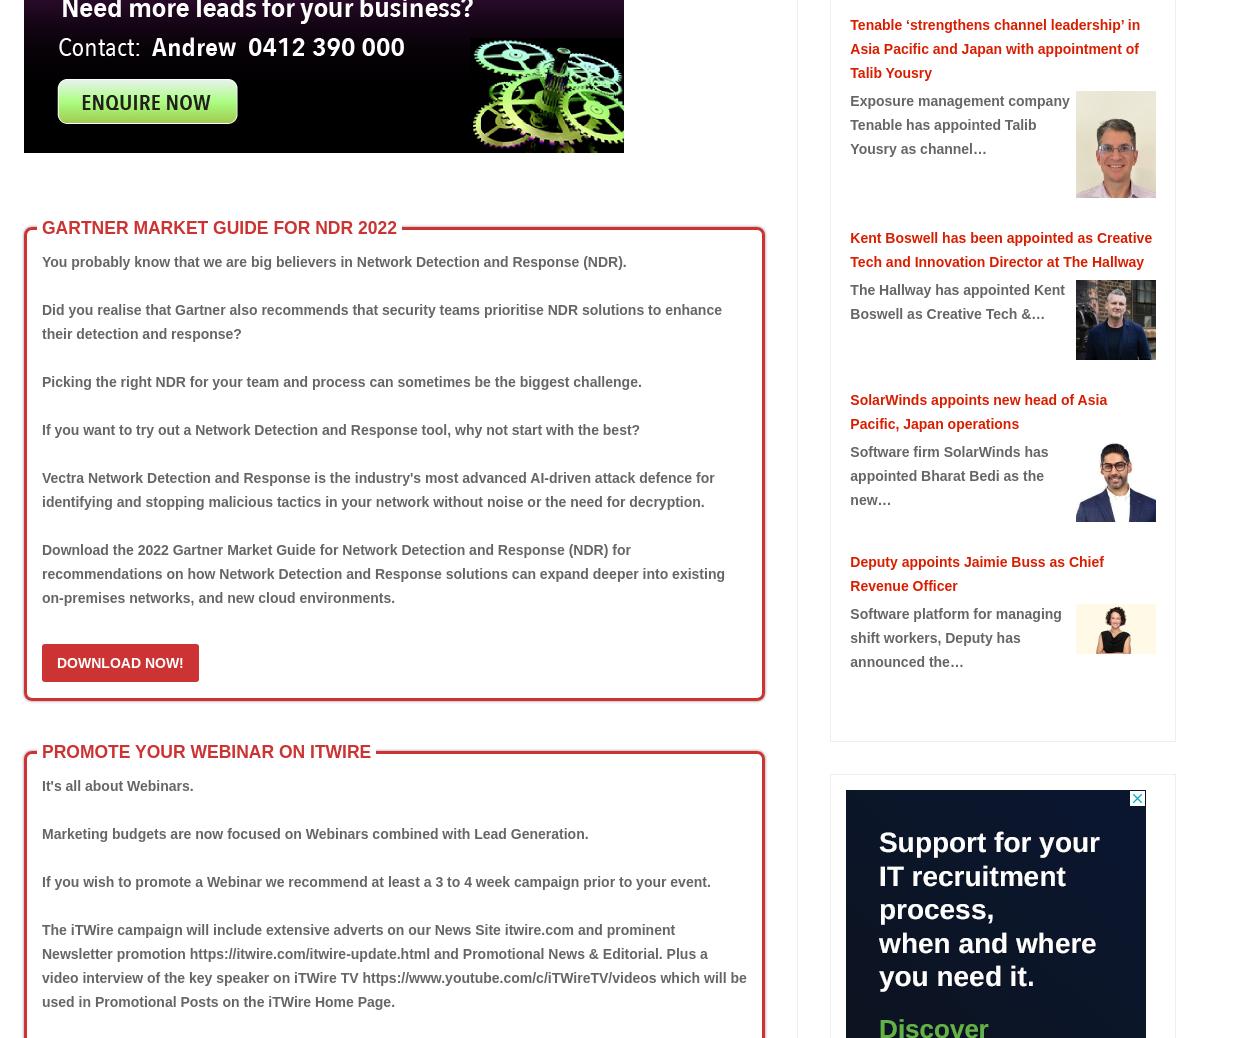  Describe the element at coordinates (382, 571) in the screenshot. I see `'Download the 2022 Gartner Market Guide for Network Detection and Response (NDR) for recommendations on how Network Detection and Response solutions can expand deeper into existing on-premises networks, and new cloud environments.'` at that location.